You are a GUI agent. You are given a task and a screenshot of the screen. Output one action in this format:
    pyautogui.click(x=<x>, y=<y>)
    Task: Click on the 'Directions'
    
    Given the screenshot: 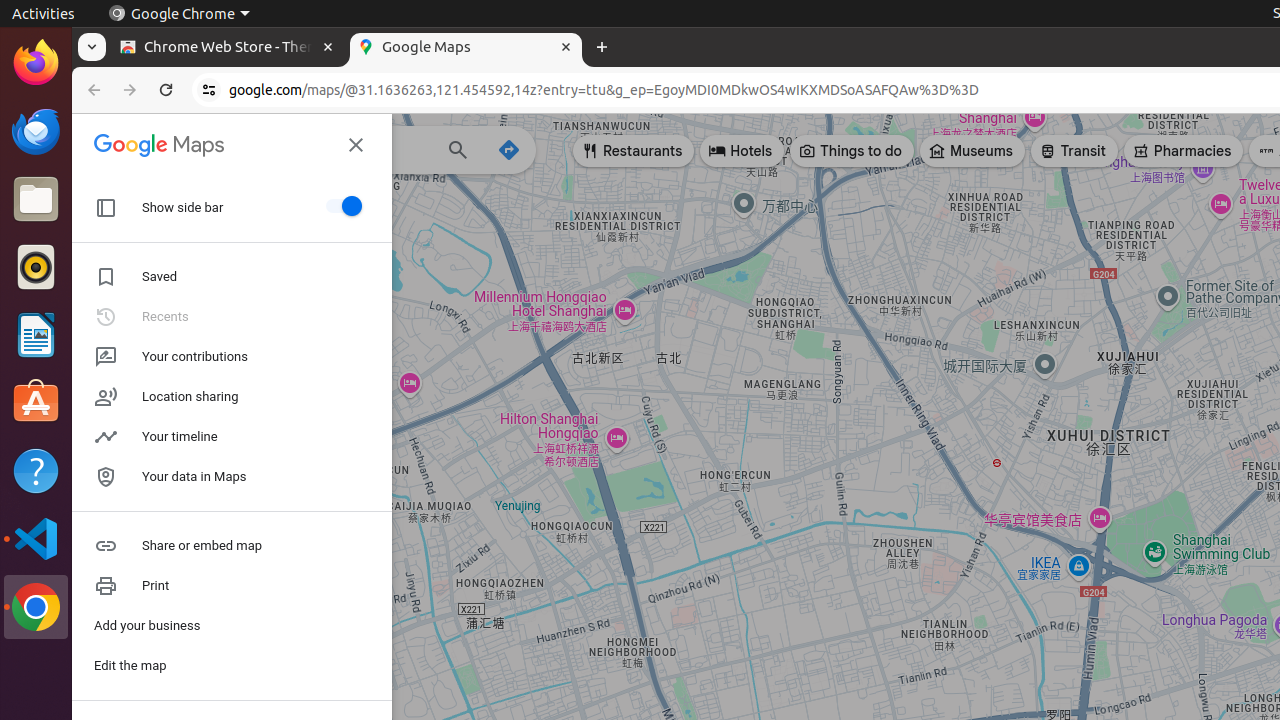 What is the action you would take?
    pyautogui.click(x=509, y=148)
    